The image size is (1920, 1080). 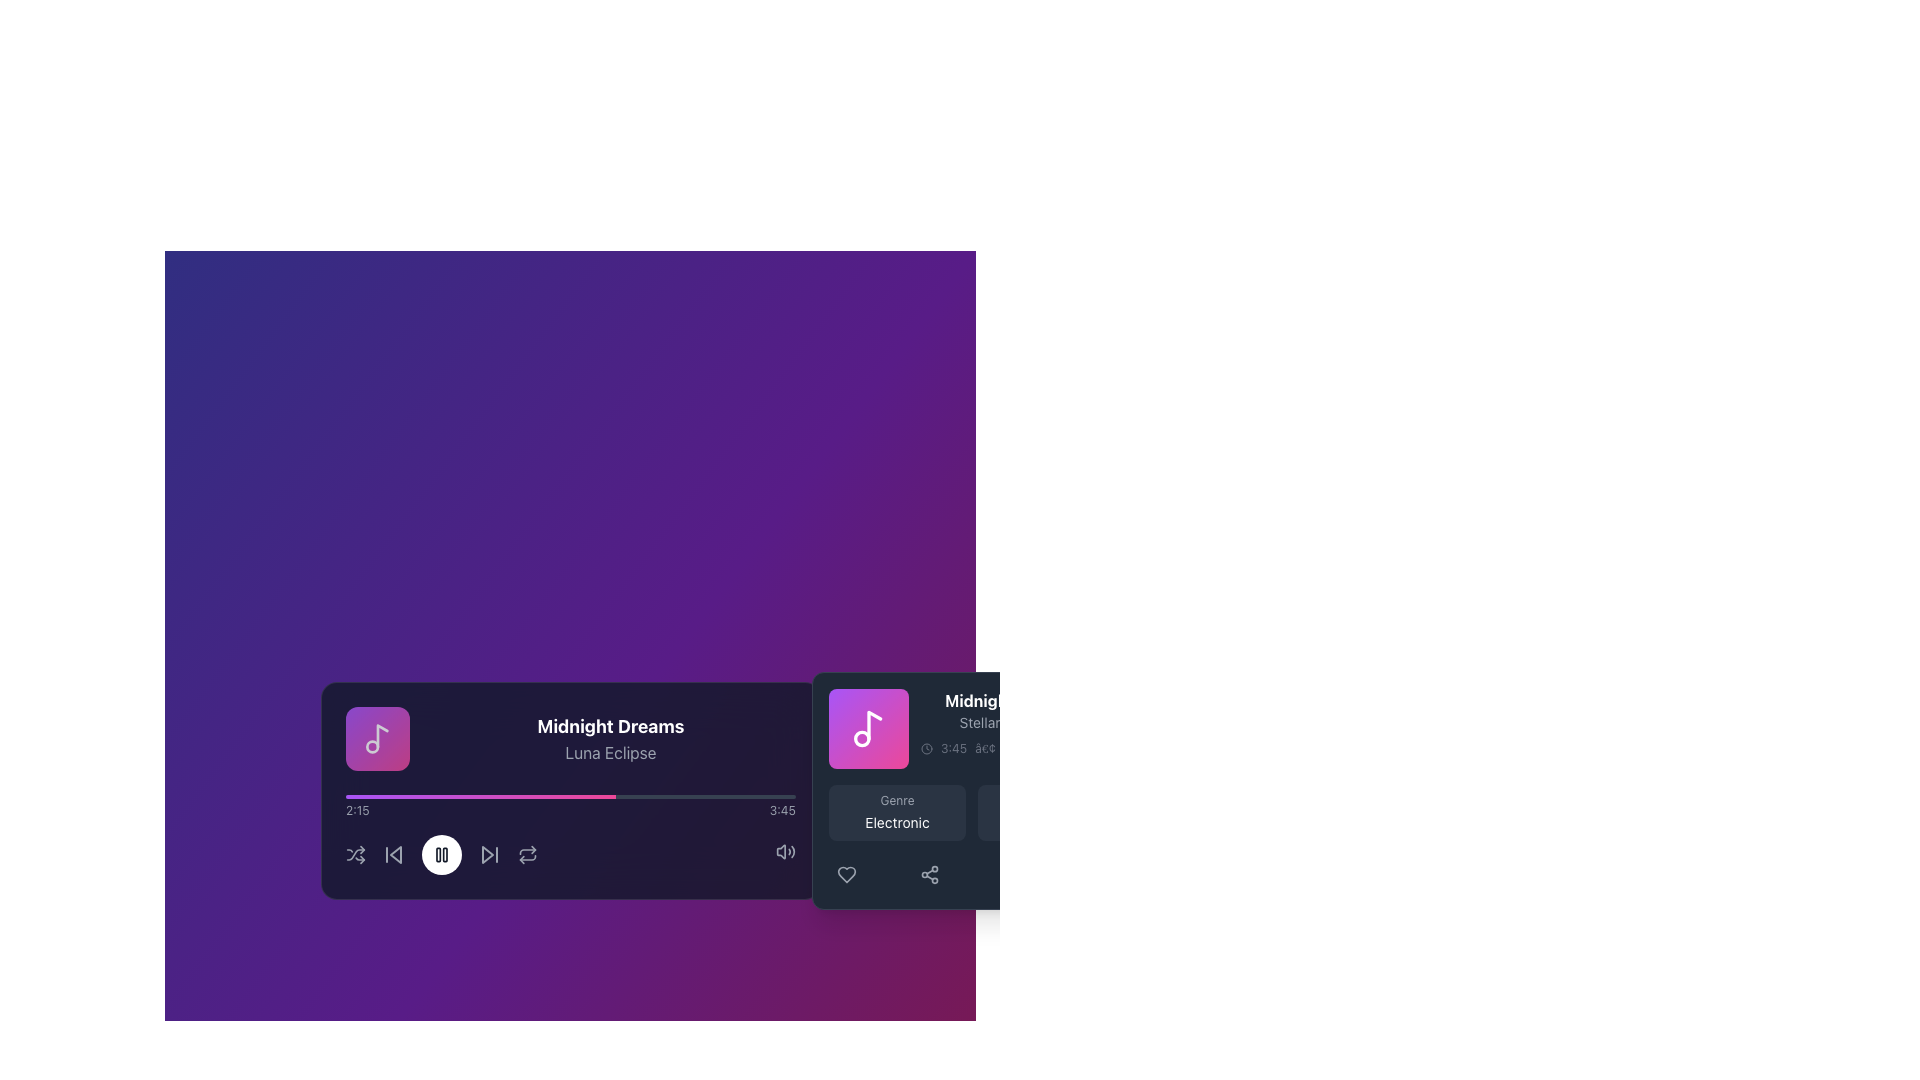 I want to click on the shuffle icon, which is a pair of arrows crossing each other in the media player control interface, so click(x=355, y=855).